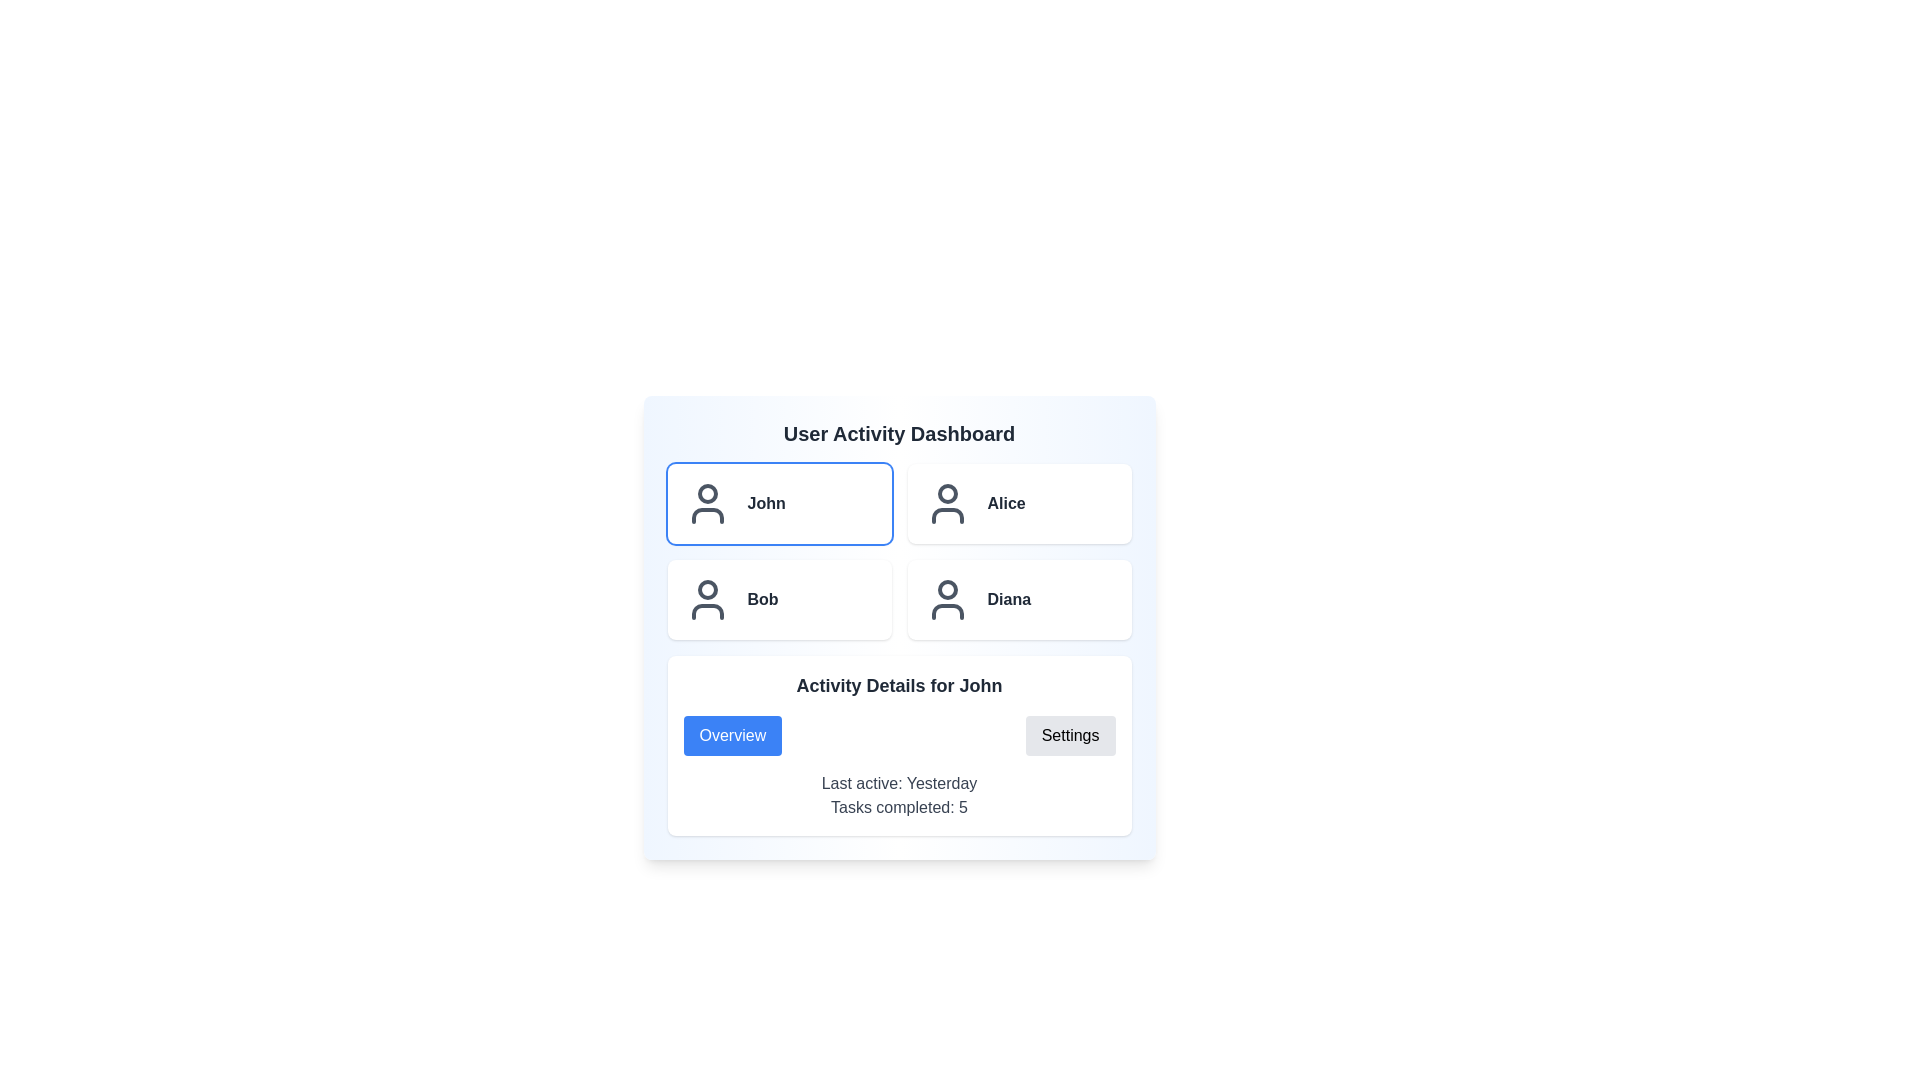 The image size is (1920, 1080). What do you see at coordinates (1009, 599) in the screenshot?
I see `the label identifying the user profile named 'Diana' located in the bottom-right quadrant of the user profiles grid` at bounding box center [1009, 599].